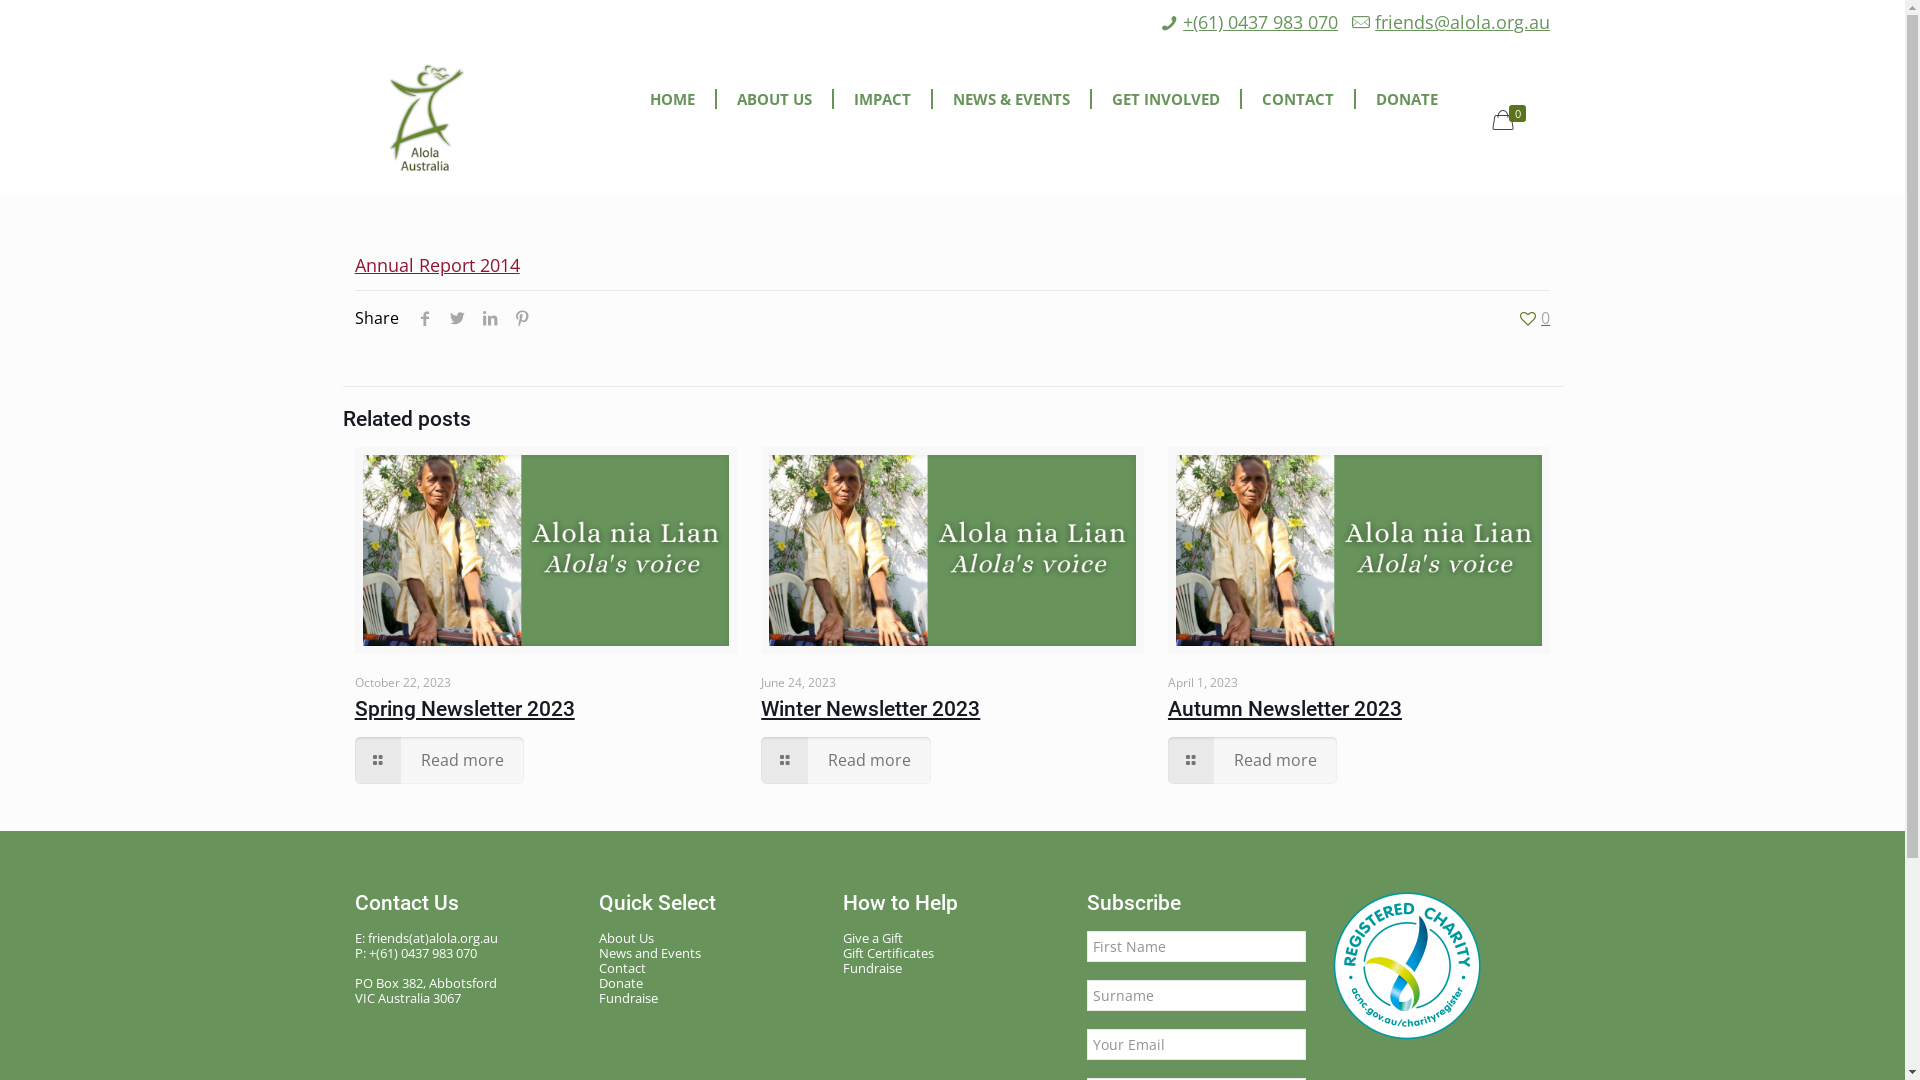 Image resolution: width=1920 pixels, height=1080 pixels. I want to click on 'CONTACT', so click(1241, 99).